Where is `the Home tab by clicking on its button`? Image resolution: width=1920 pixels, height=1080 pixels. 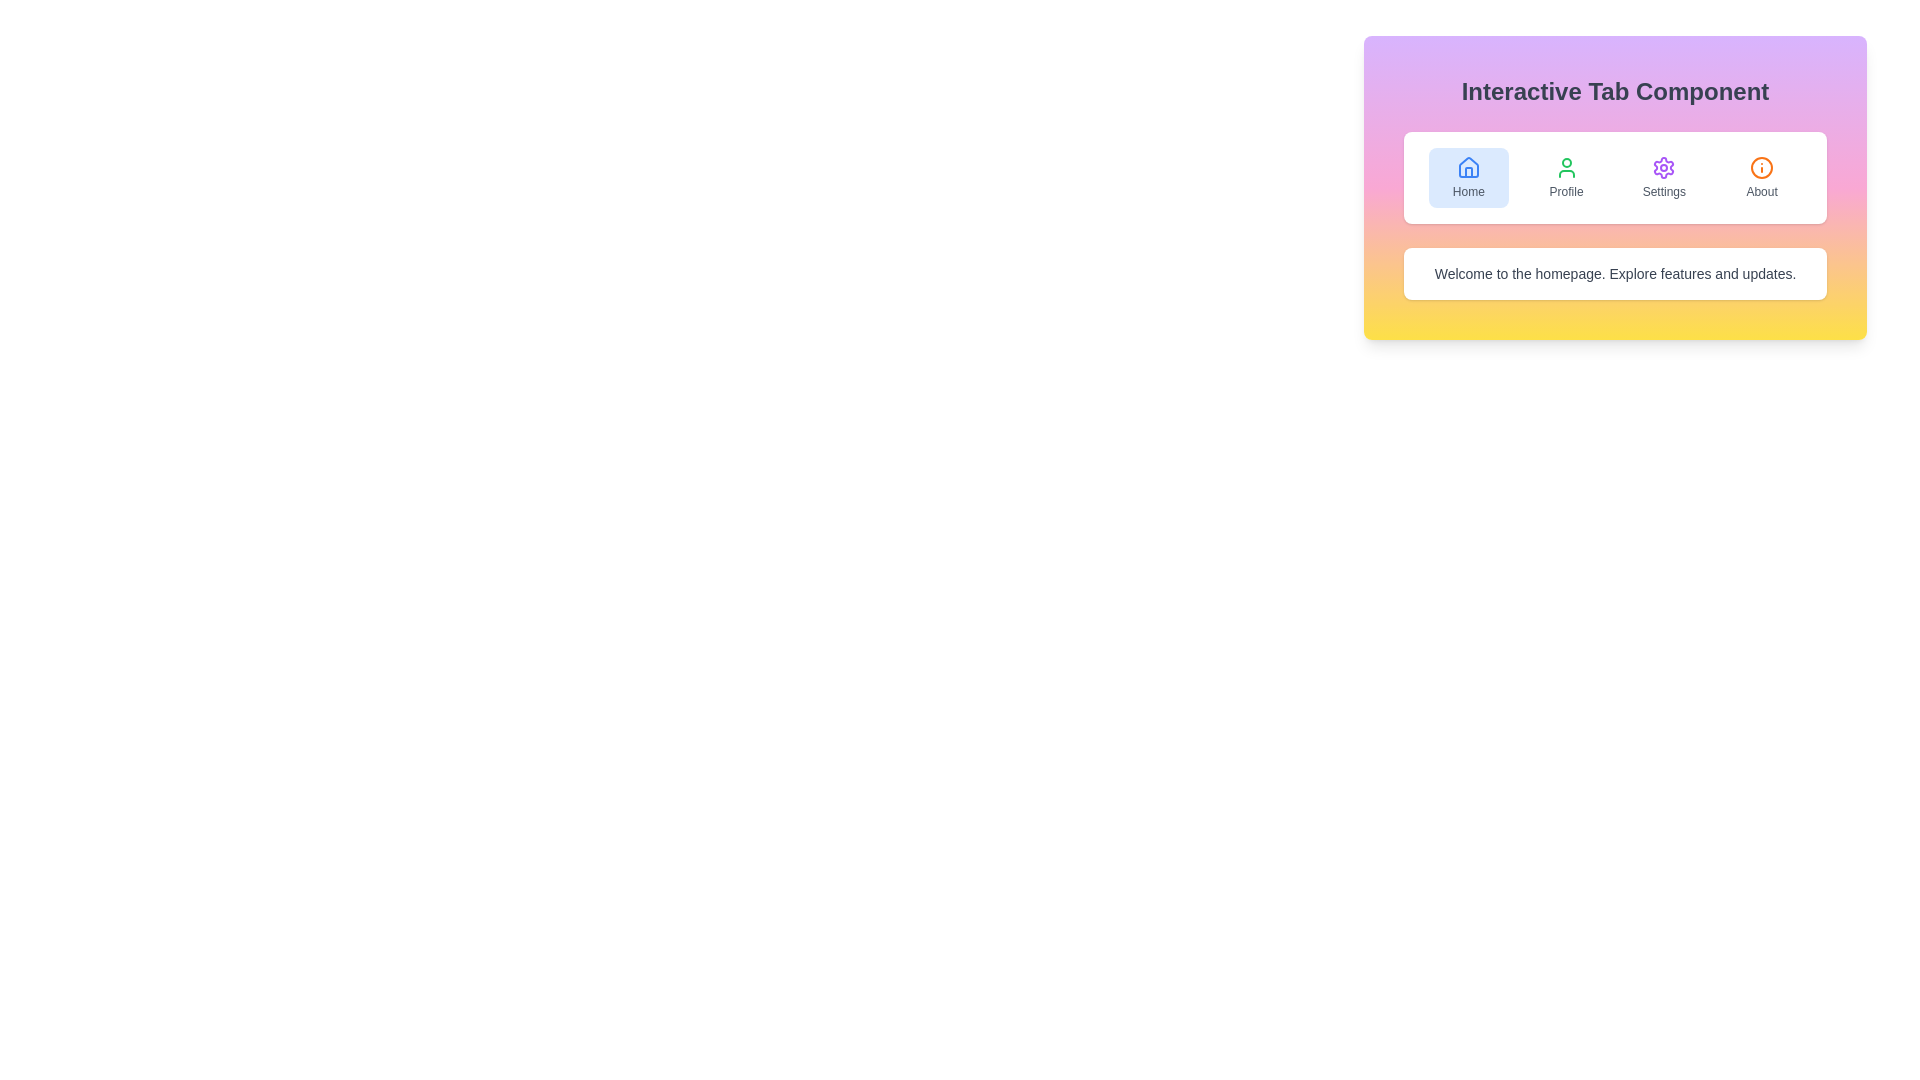
the Home tab by clicking on its button is located at coordinates (1468, 176).